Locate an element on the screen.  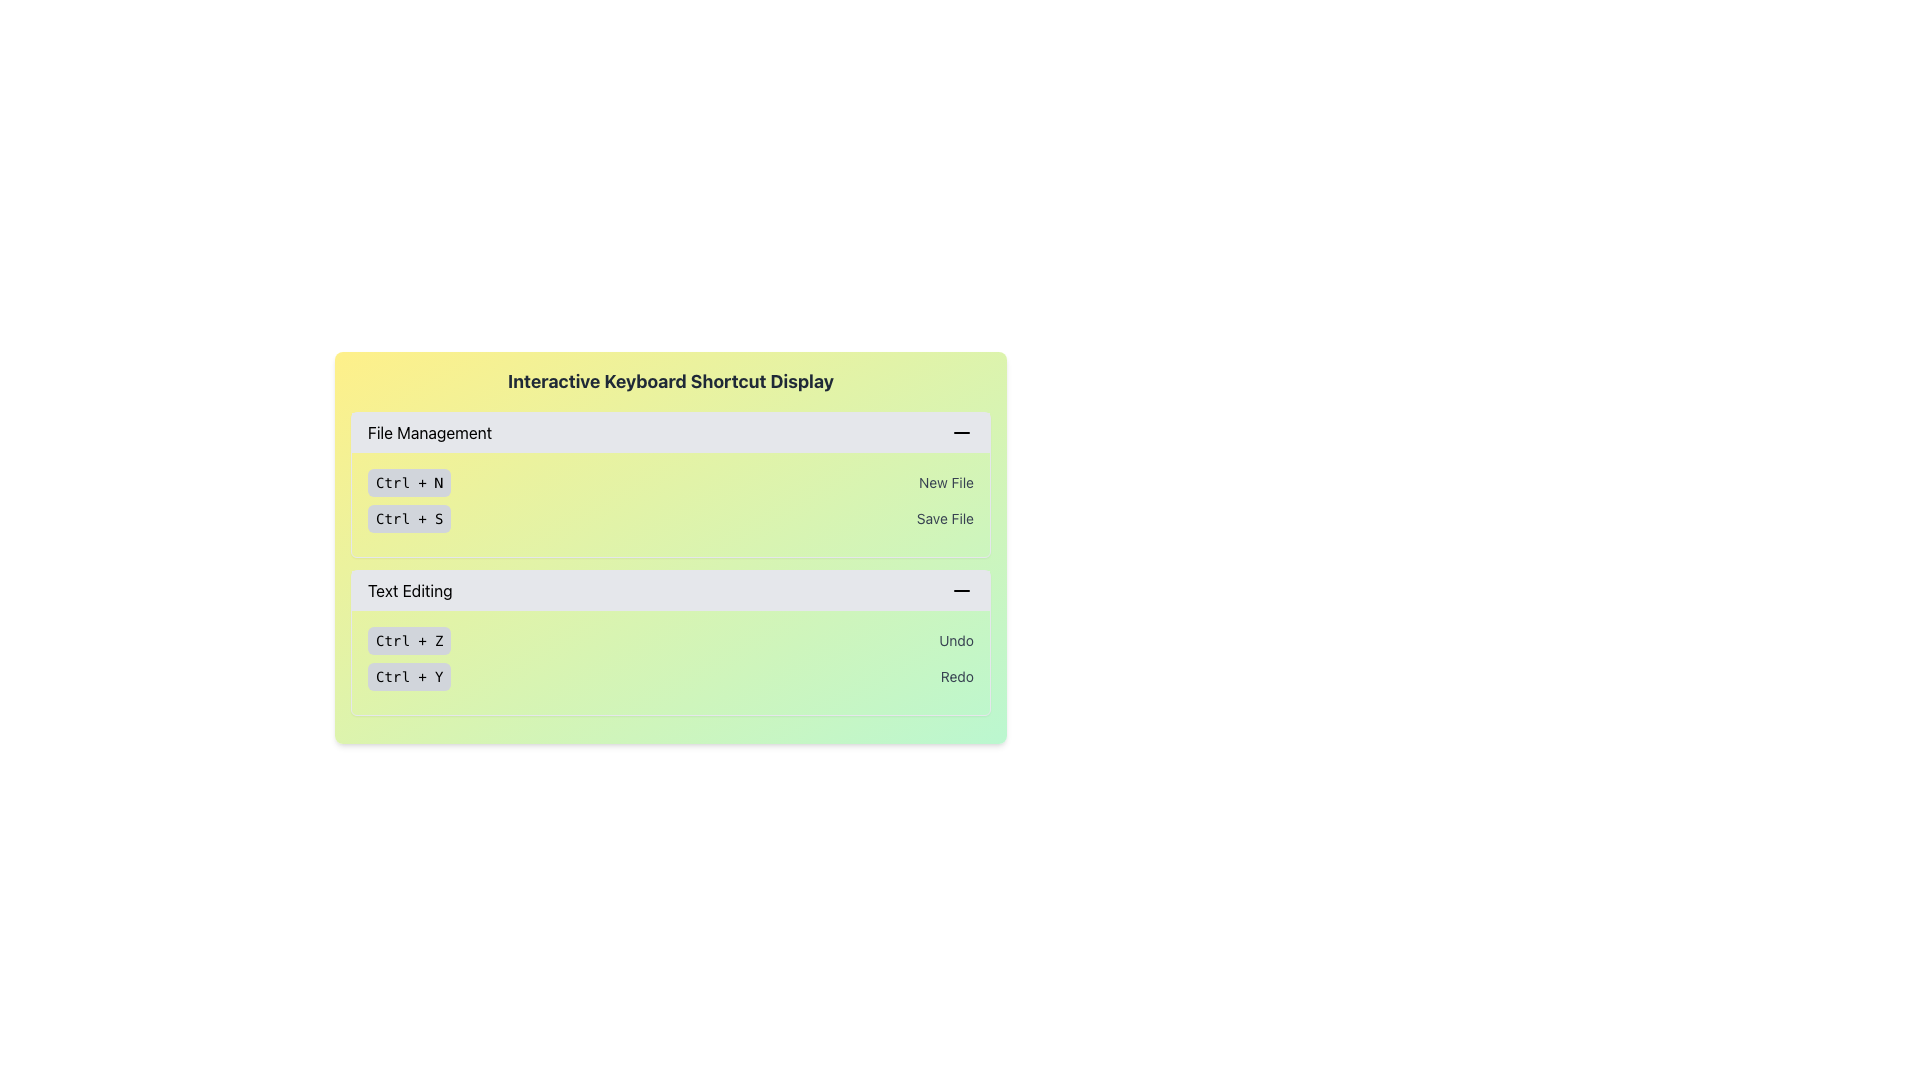
the minus symbol icon located at the far right of the 'Text Editing' section is located at coordinates (961, 589).